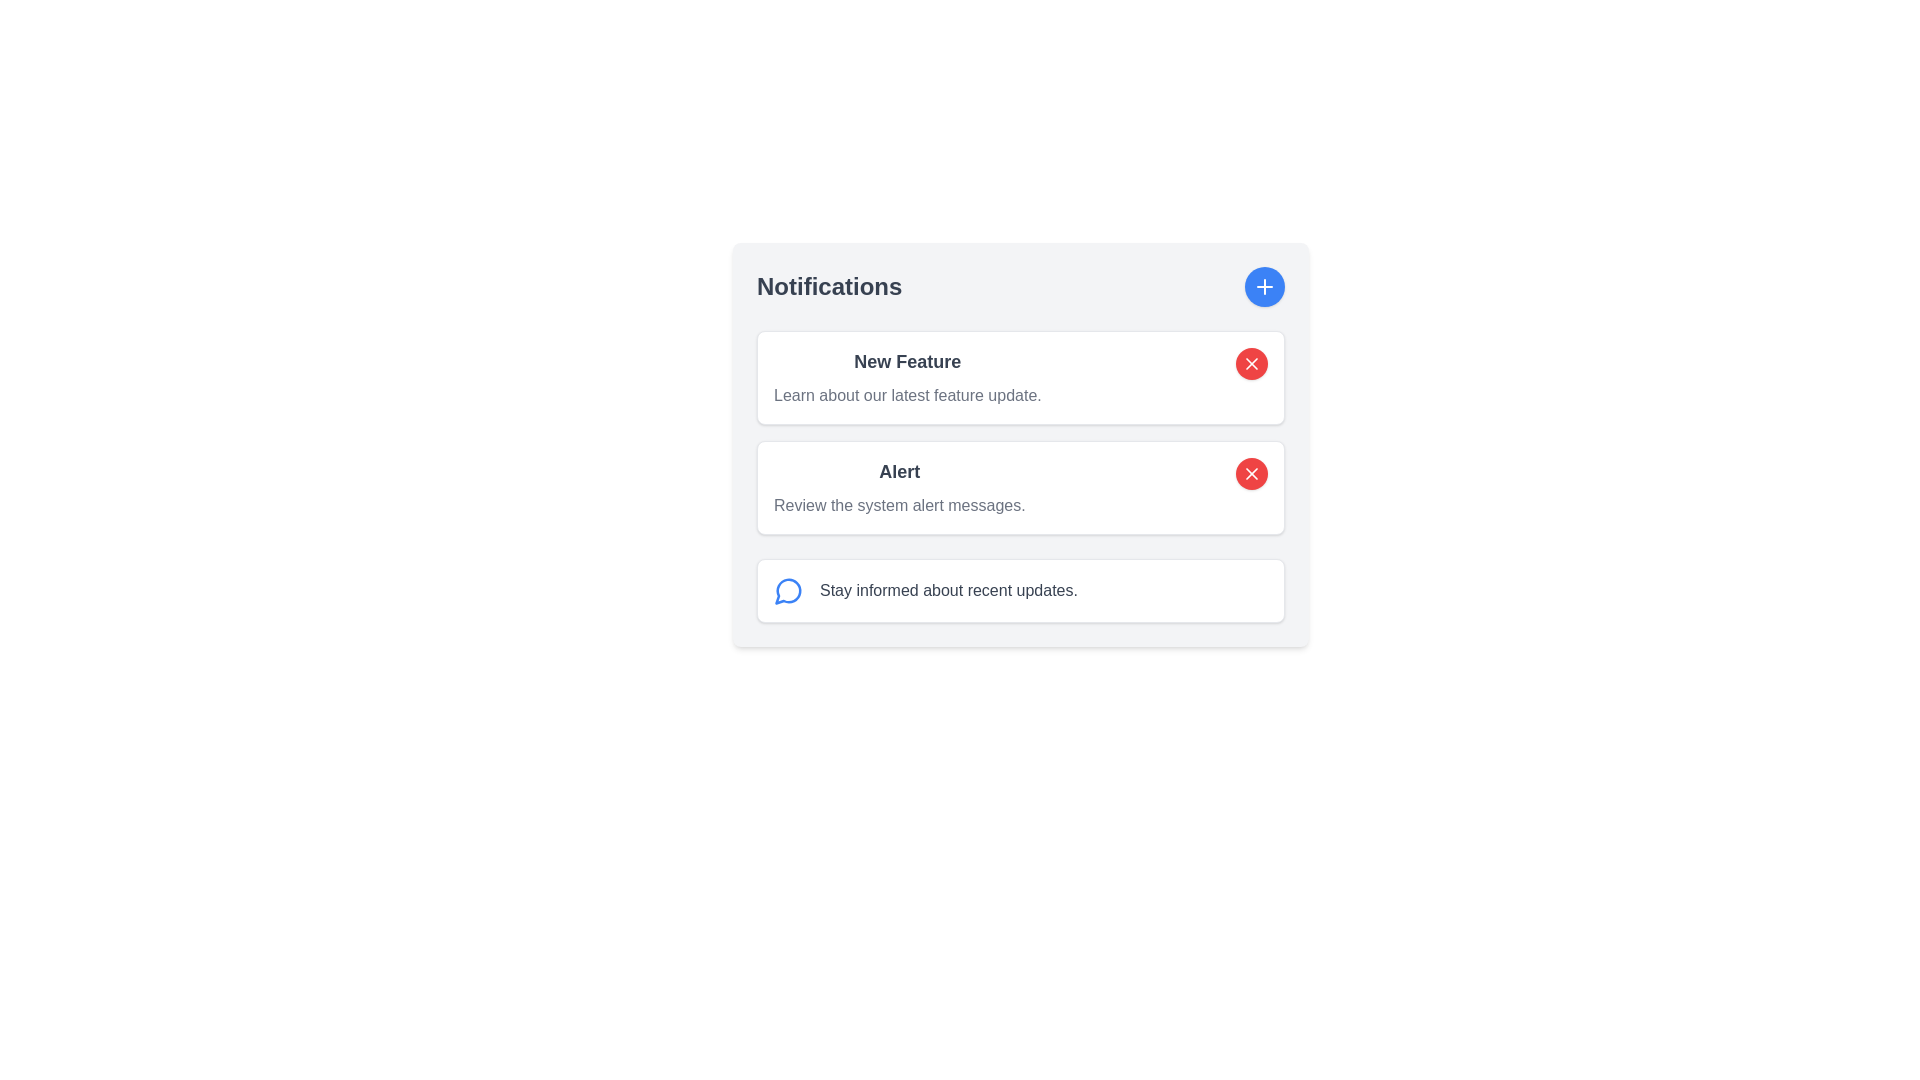 Image resolution: width=1920 pixels, height=1080 pixels. I want to click on the text component displaying 'Review the system alert messages.' styled in gray, which is located under the 'Alert' heading in the notification card, so click(898, 504).